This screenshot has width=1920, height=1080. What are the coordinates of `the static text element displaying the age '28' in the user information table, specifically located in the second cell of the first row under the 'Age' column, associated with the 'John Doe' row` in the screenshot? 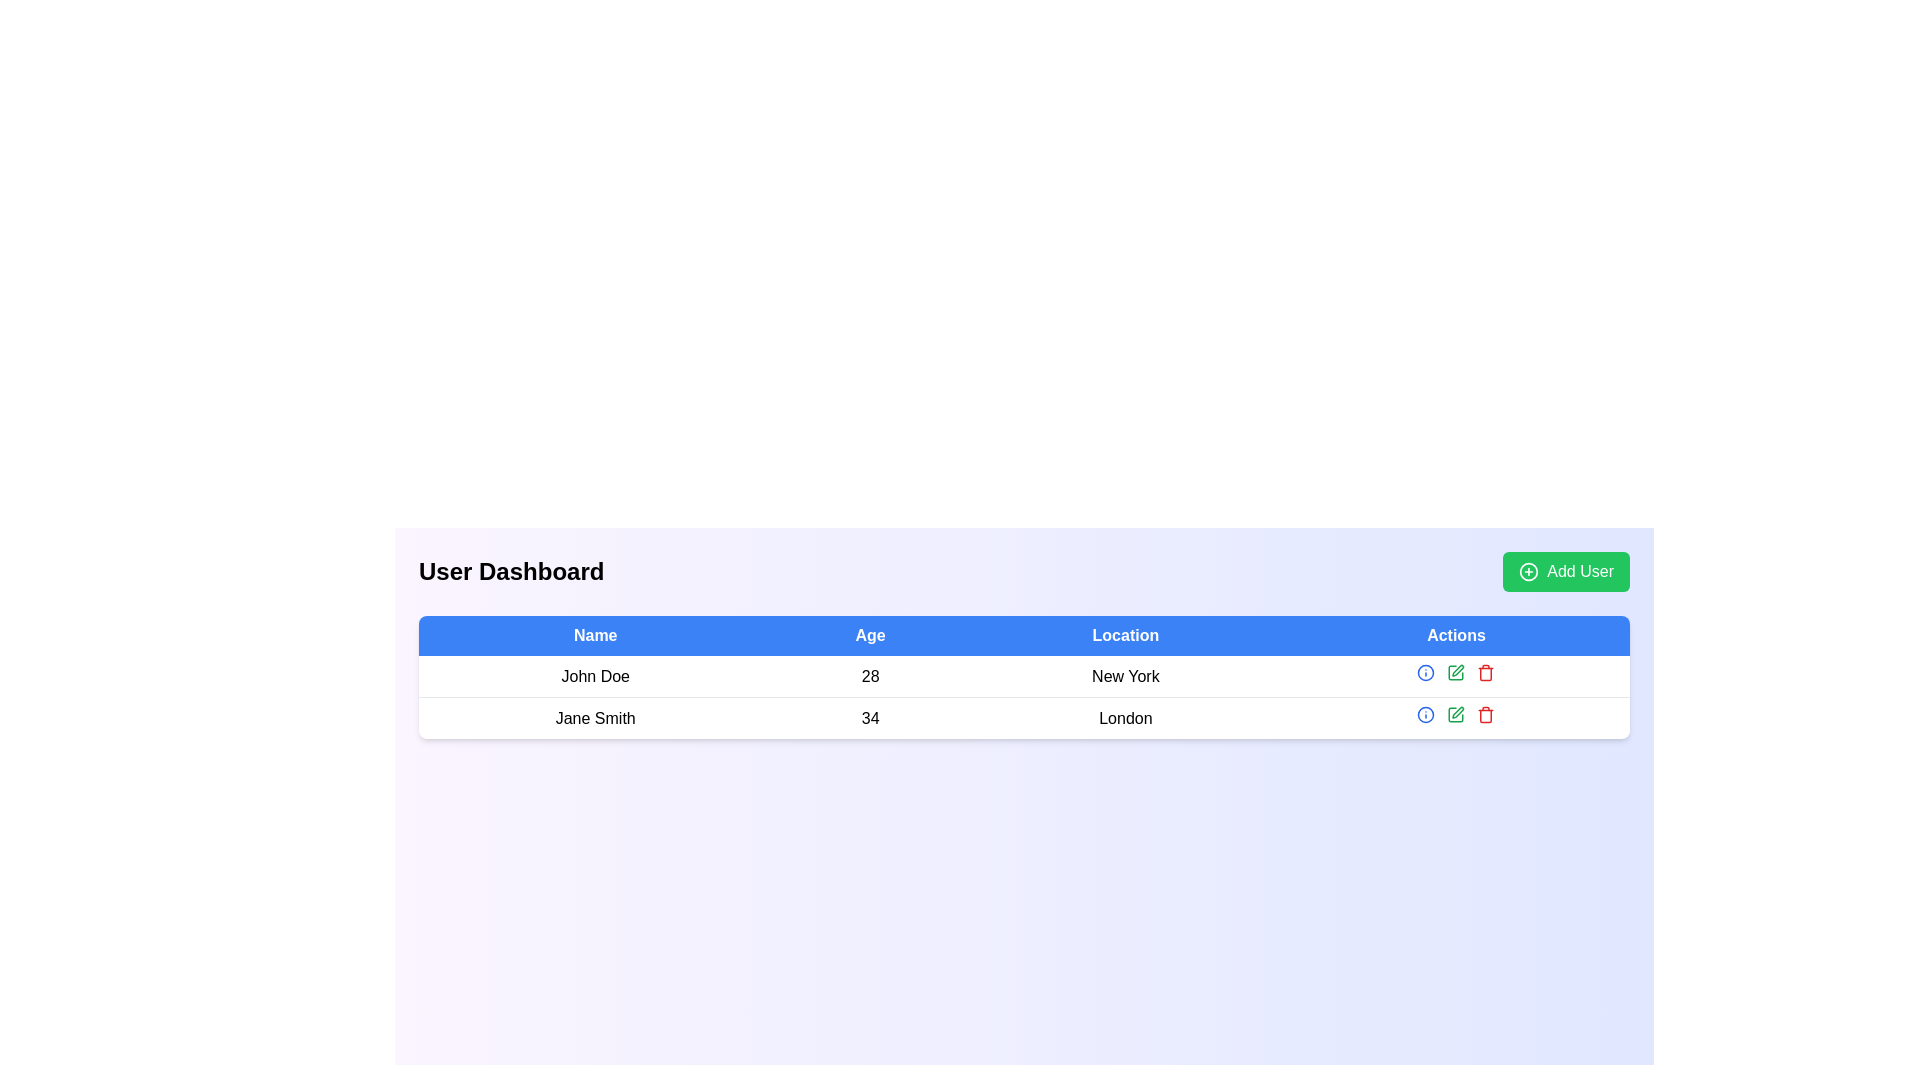 It's located at (870, 675).